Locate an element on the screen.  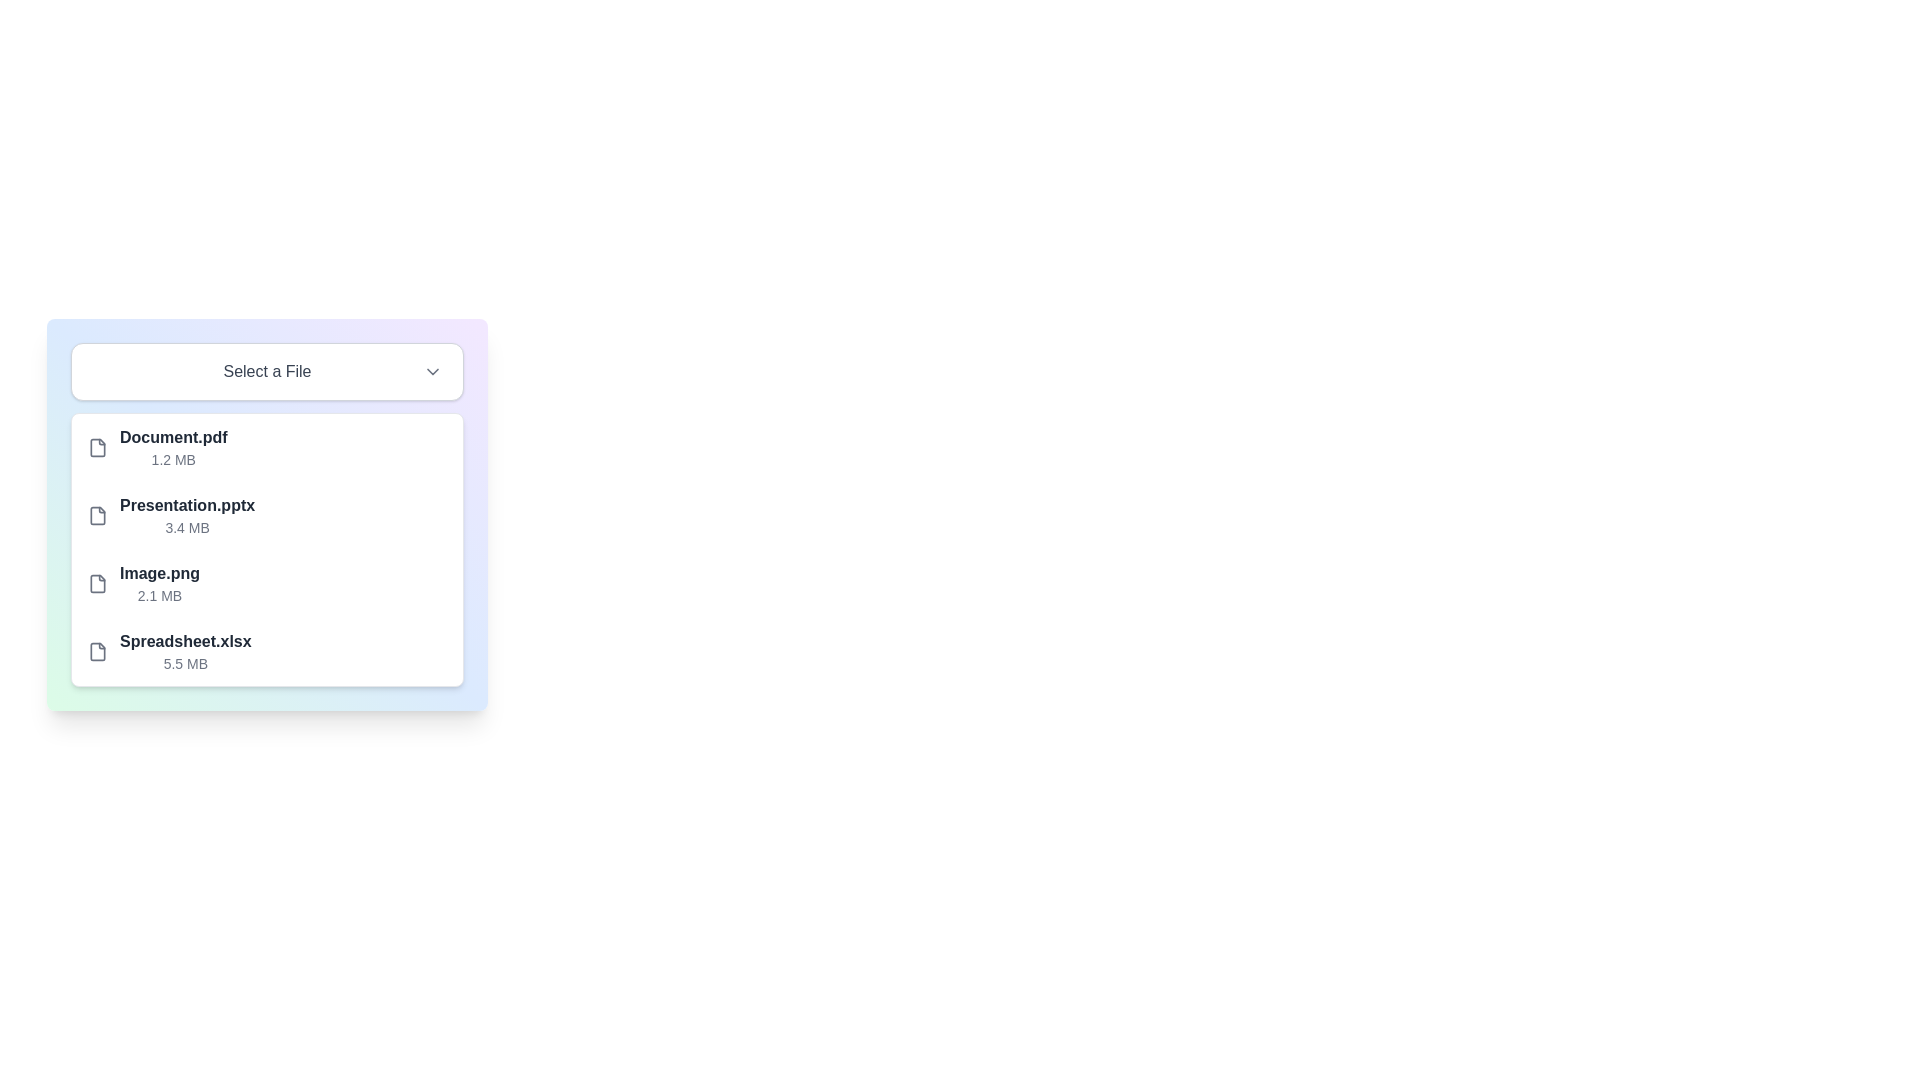
the icon representing the 'Presentation.pptx' file, which is located to the far left of the row labeled 'Presentation.pptx 3.4 MB.' is located at coordinates (96, 515).